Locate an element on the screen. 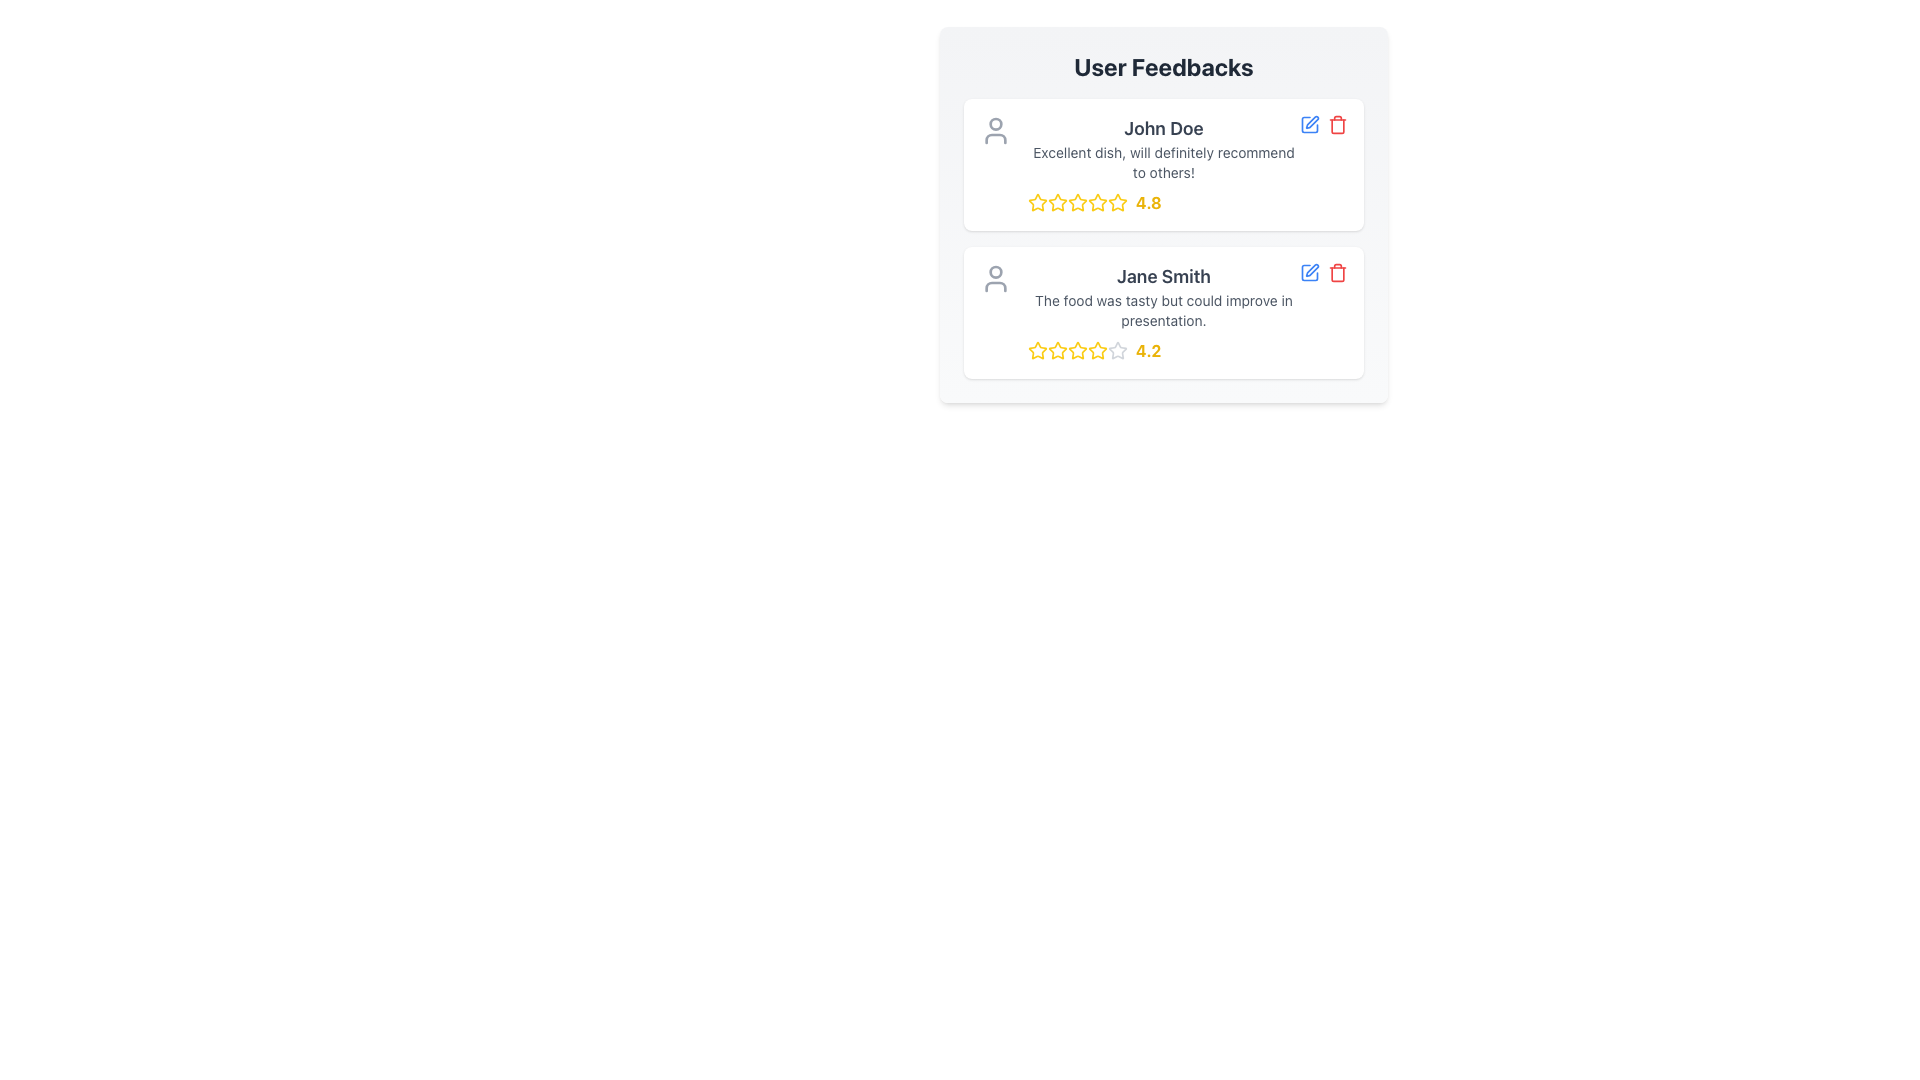  the Edit icon located to the right of the text 'Jane Smith' is located at coordinates (1312, 270).